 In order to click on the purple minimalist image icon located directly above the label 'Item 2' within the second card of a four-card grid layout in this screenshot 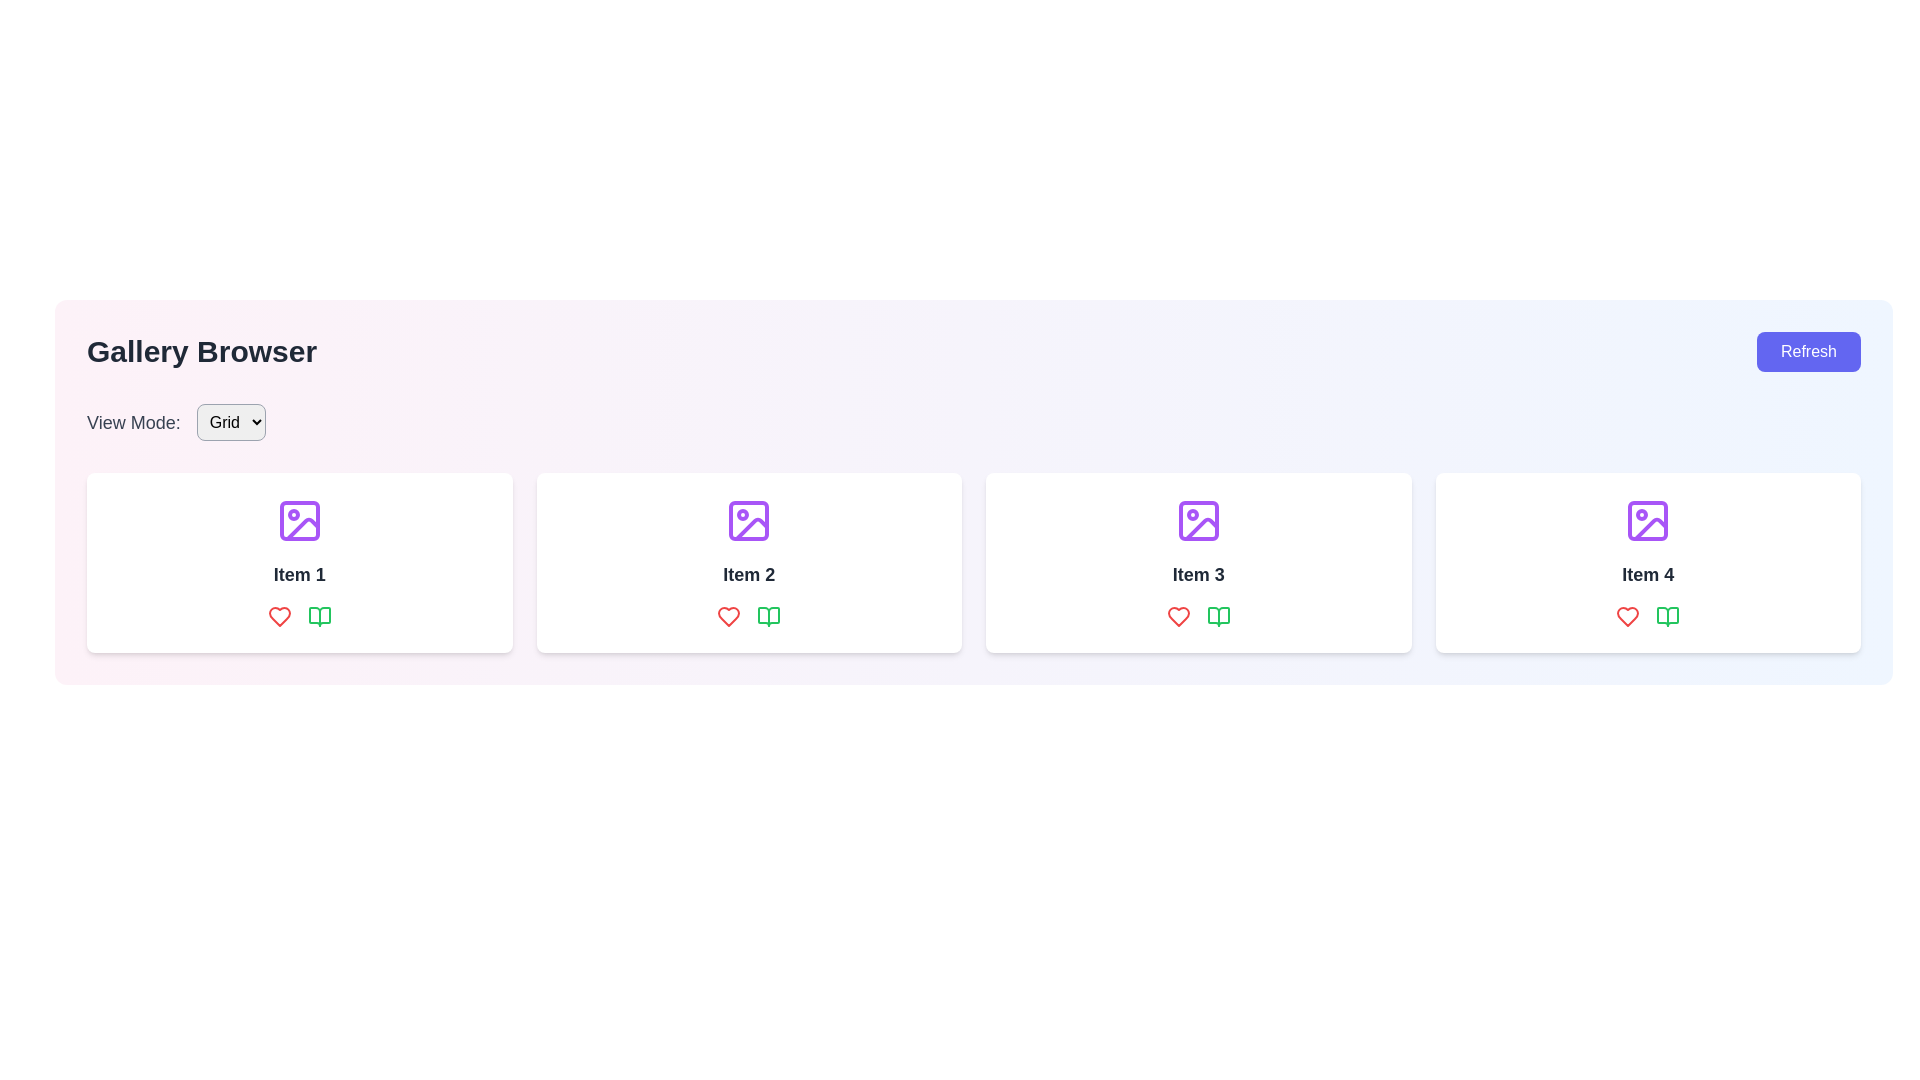, I will do `click(748, 519)`.